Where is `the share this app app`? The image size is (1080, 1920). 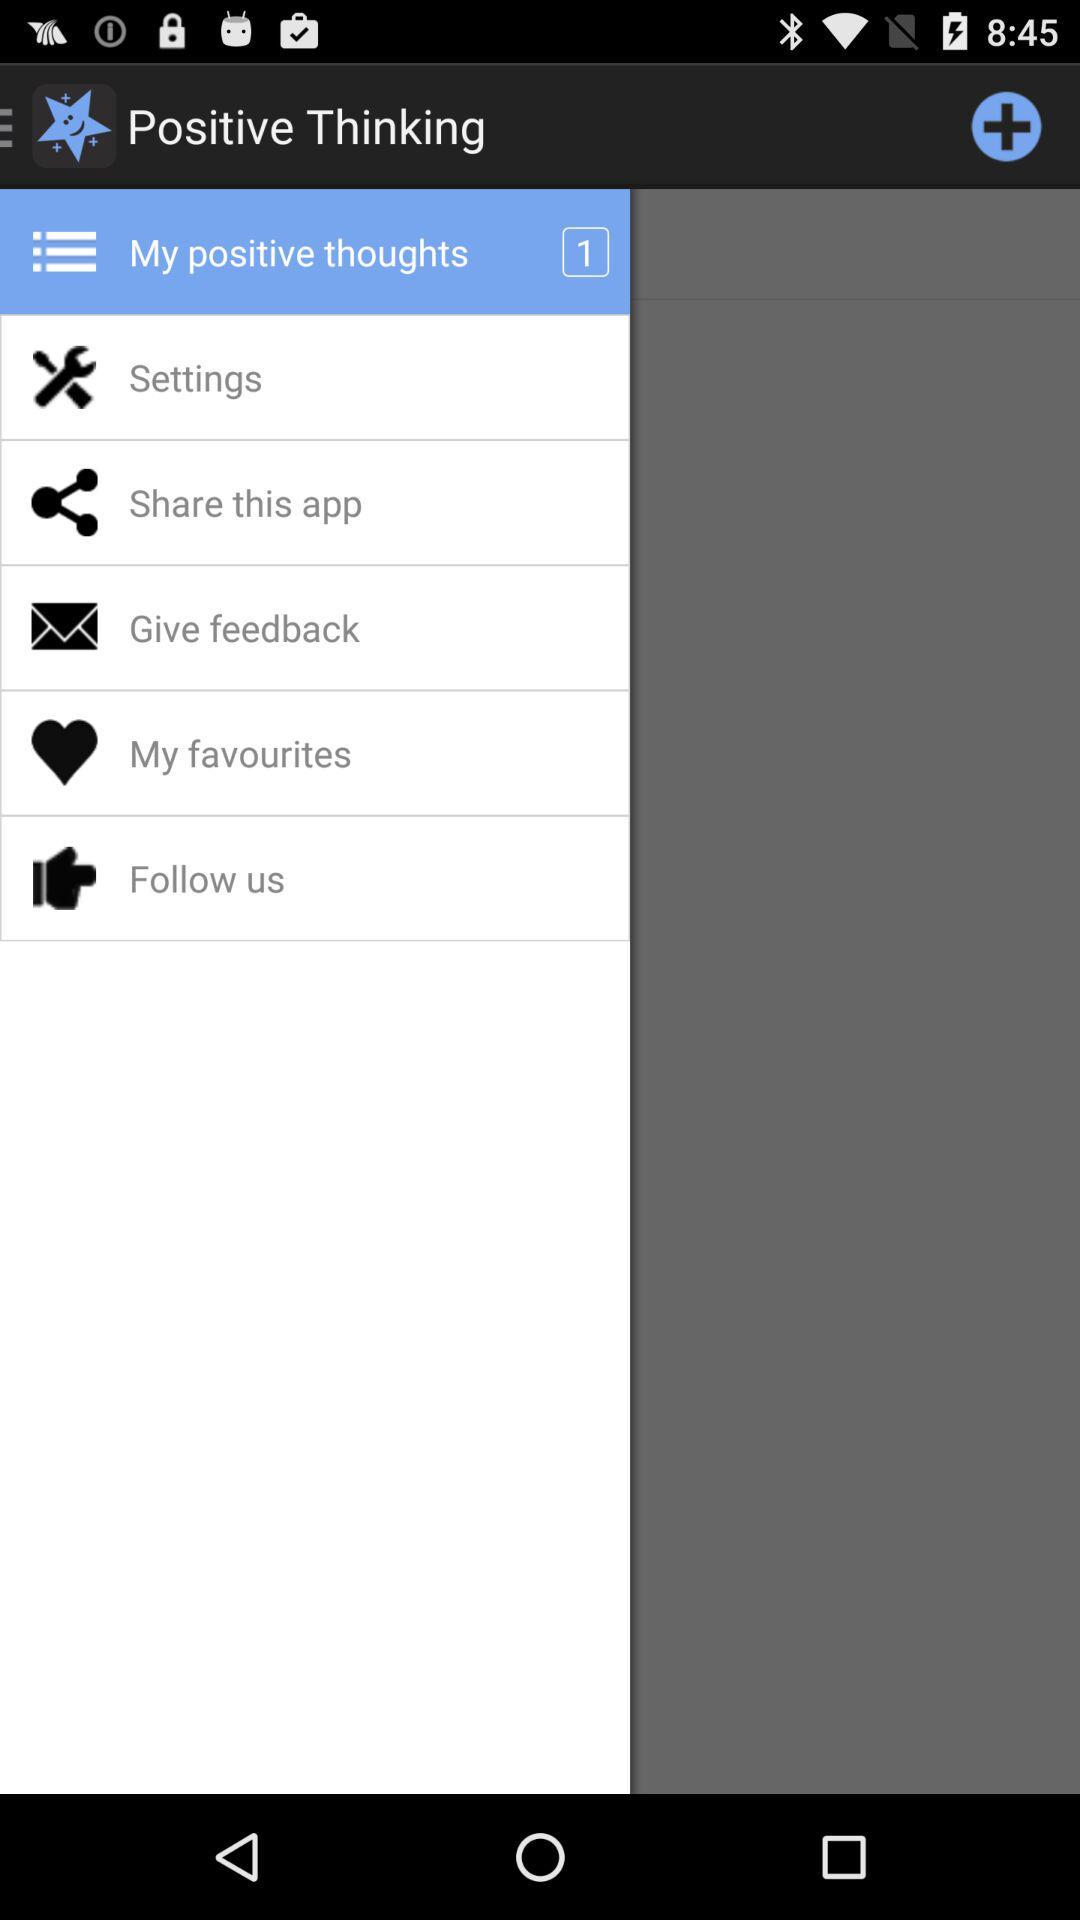 the share this app app is located at coordinates (298, 502).